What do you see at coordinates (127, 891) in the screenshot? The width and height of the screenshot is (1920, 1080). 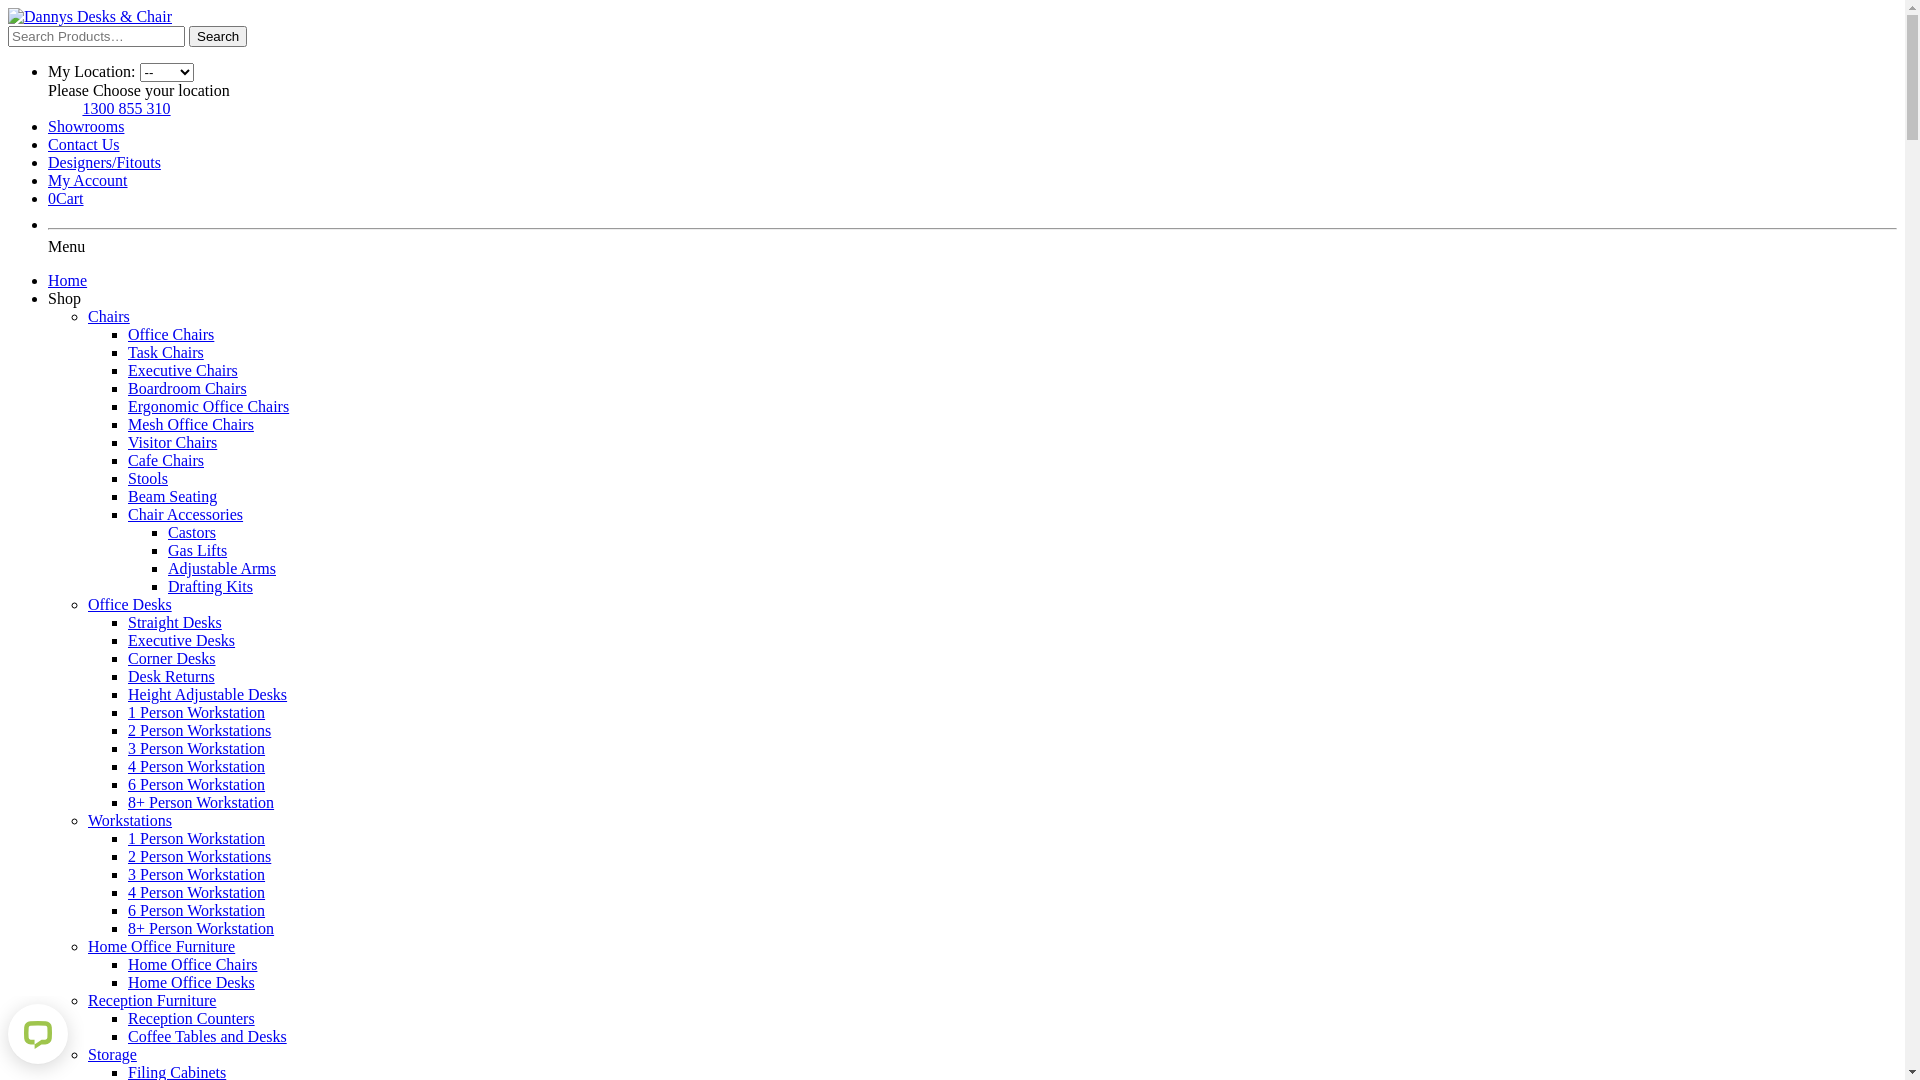 I see `'4 Person Workstation'` at bounding box center [127, 891].